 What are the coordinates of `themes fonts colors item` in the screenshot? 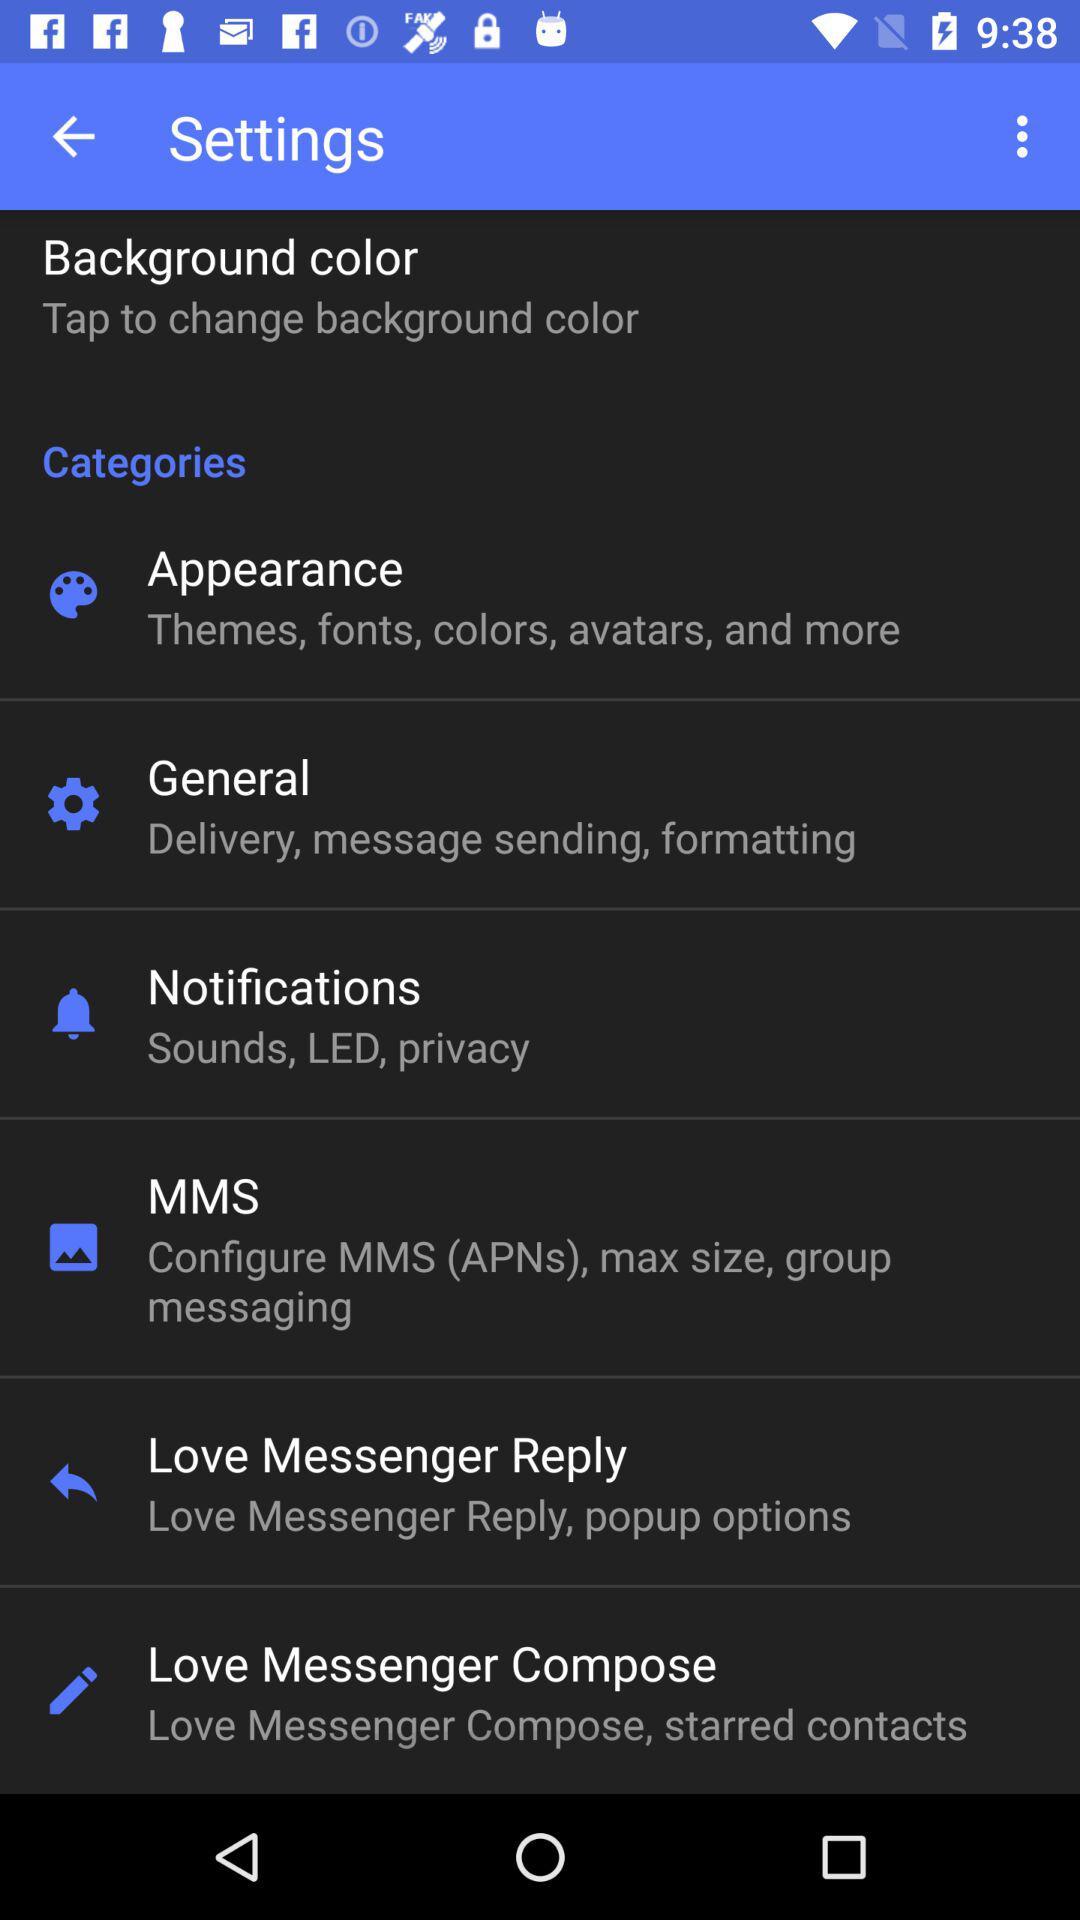 It's located at (522, 626).